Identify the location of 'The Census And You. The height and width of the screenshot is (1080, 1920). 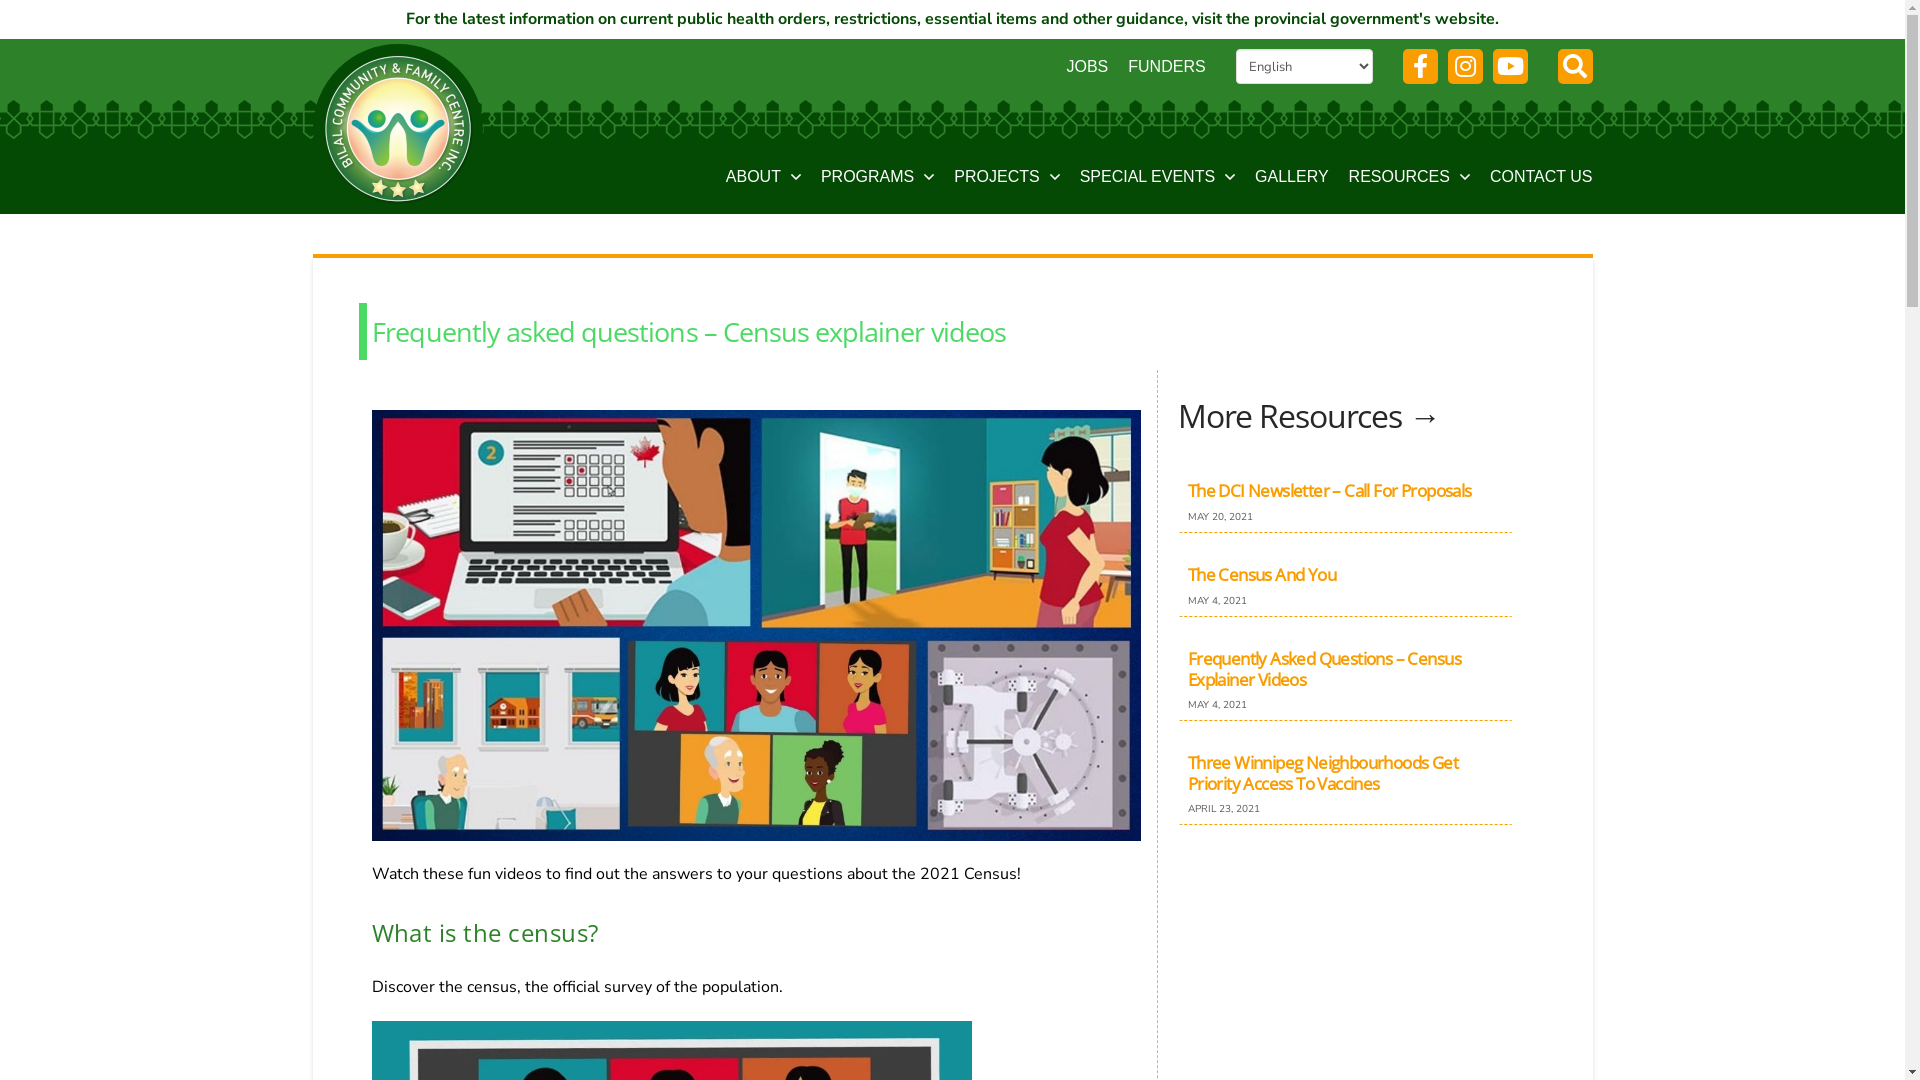
(1345, 581).